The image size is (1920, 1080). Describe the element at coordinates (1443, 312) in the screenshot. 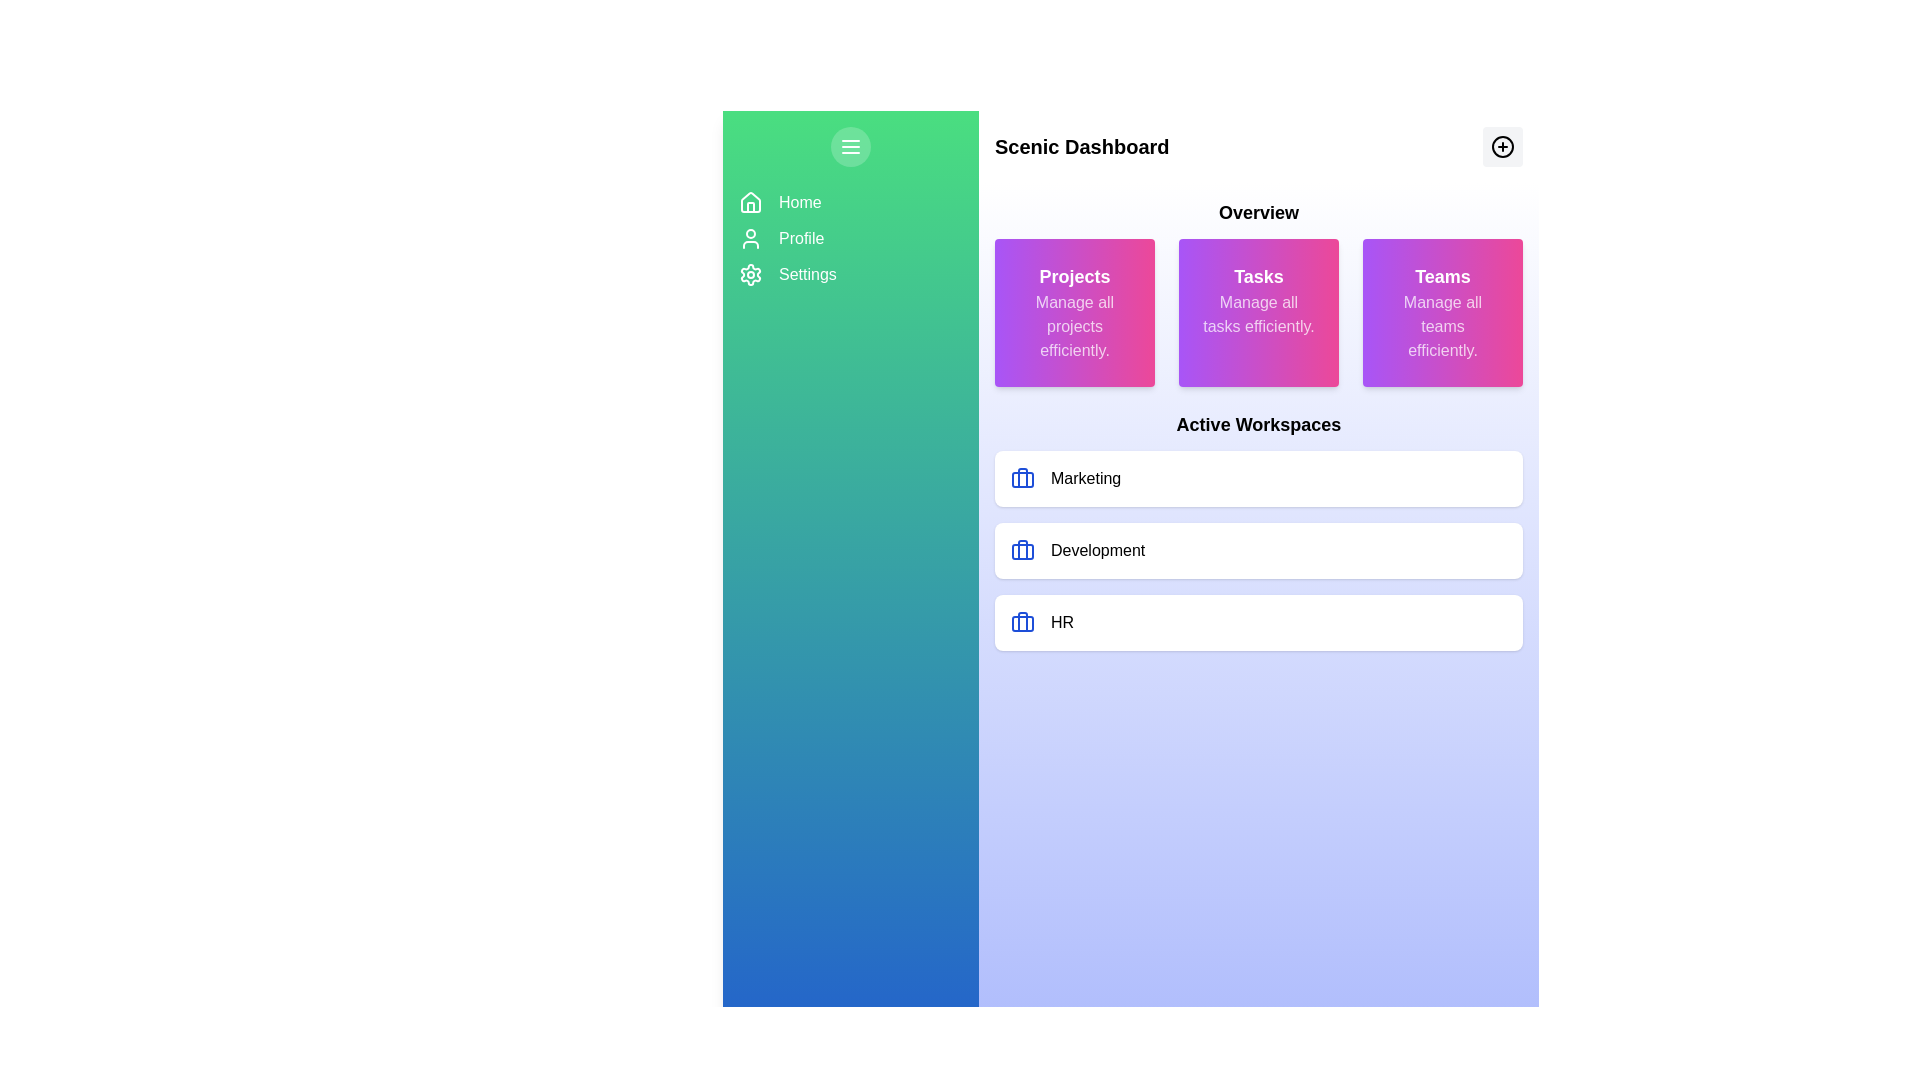

I see `the 'Teams' informative card, which is the third card in a row of three` at that location.